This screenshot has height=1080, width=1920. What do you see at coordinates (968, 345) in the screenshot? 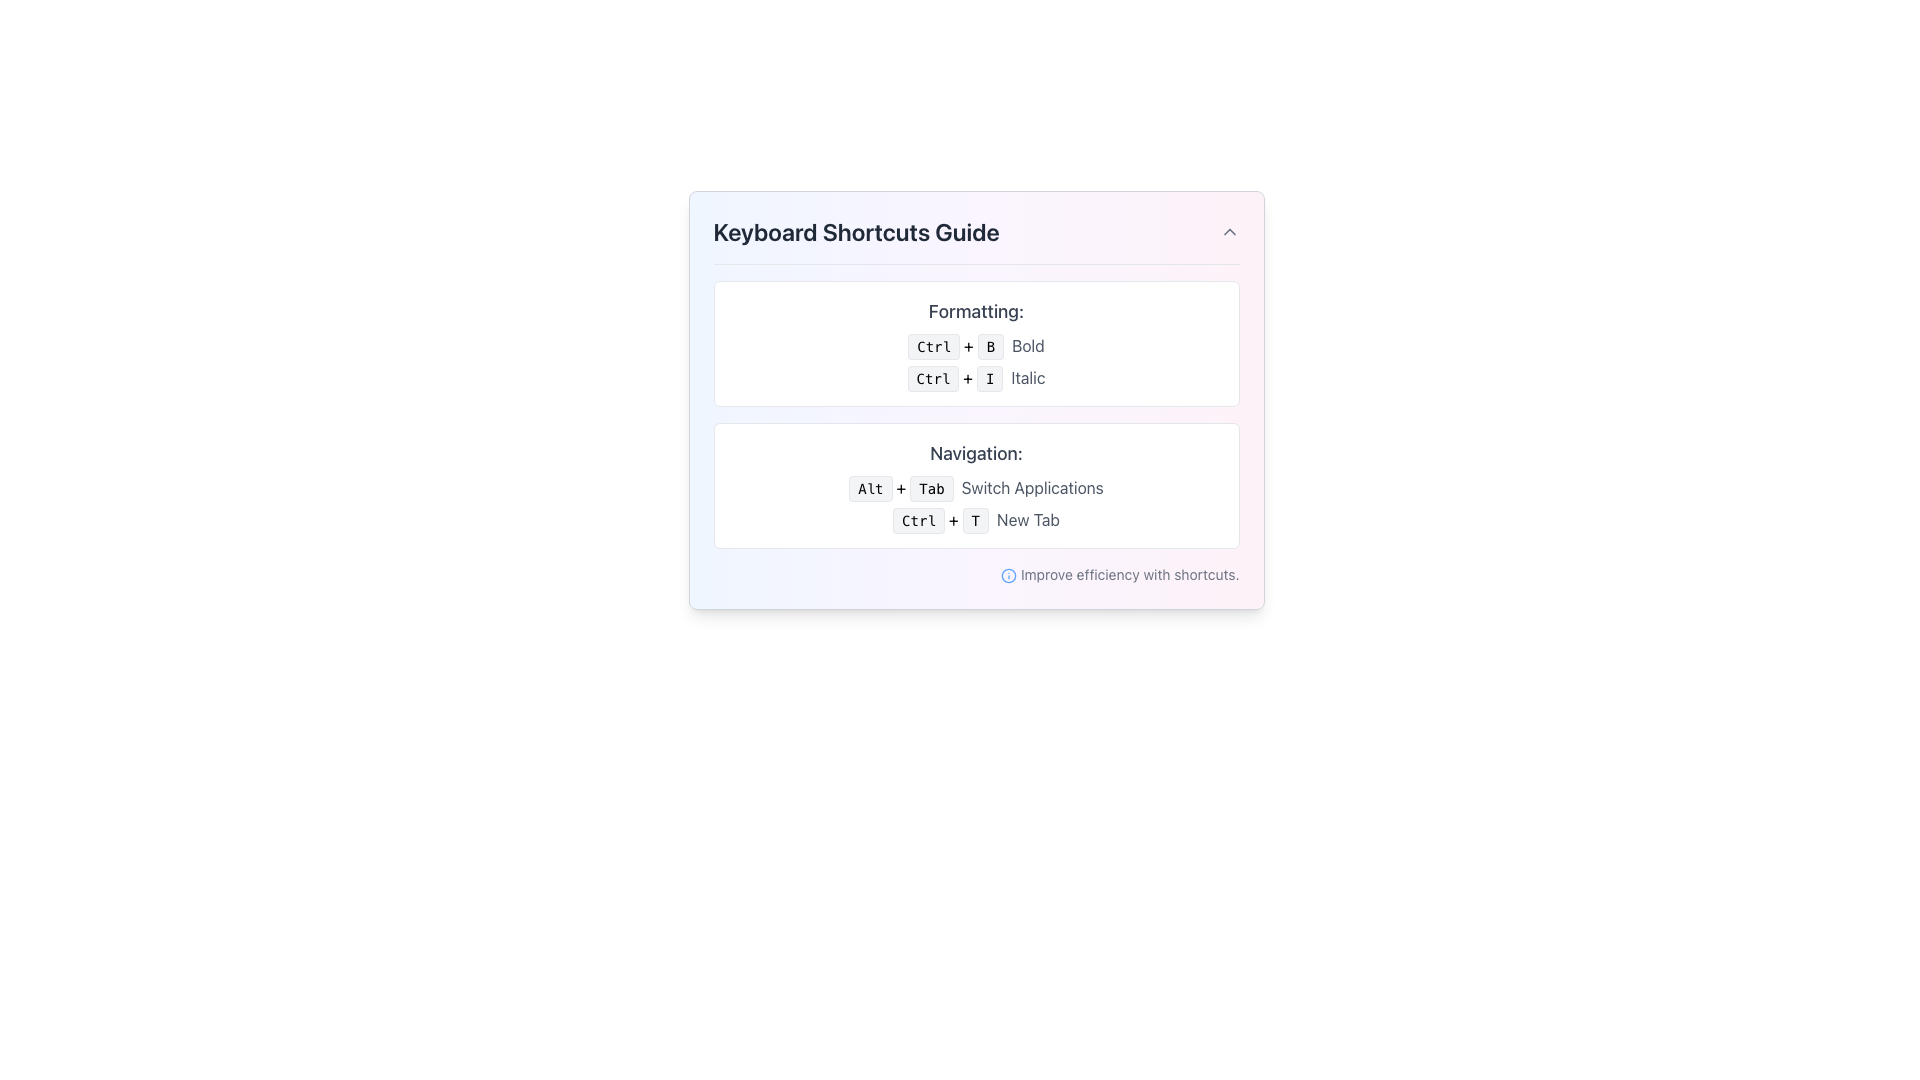
I see `the small white text component displaying the '+' character, which is located between 'Ctrl' and 'B' in the shortcuts list of the 'Formatting' section` at bounding box center [968, 345].